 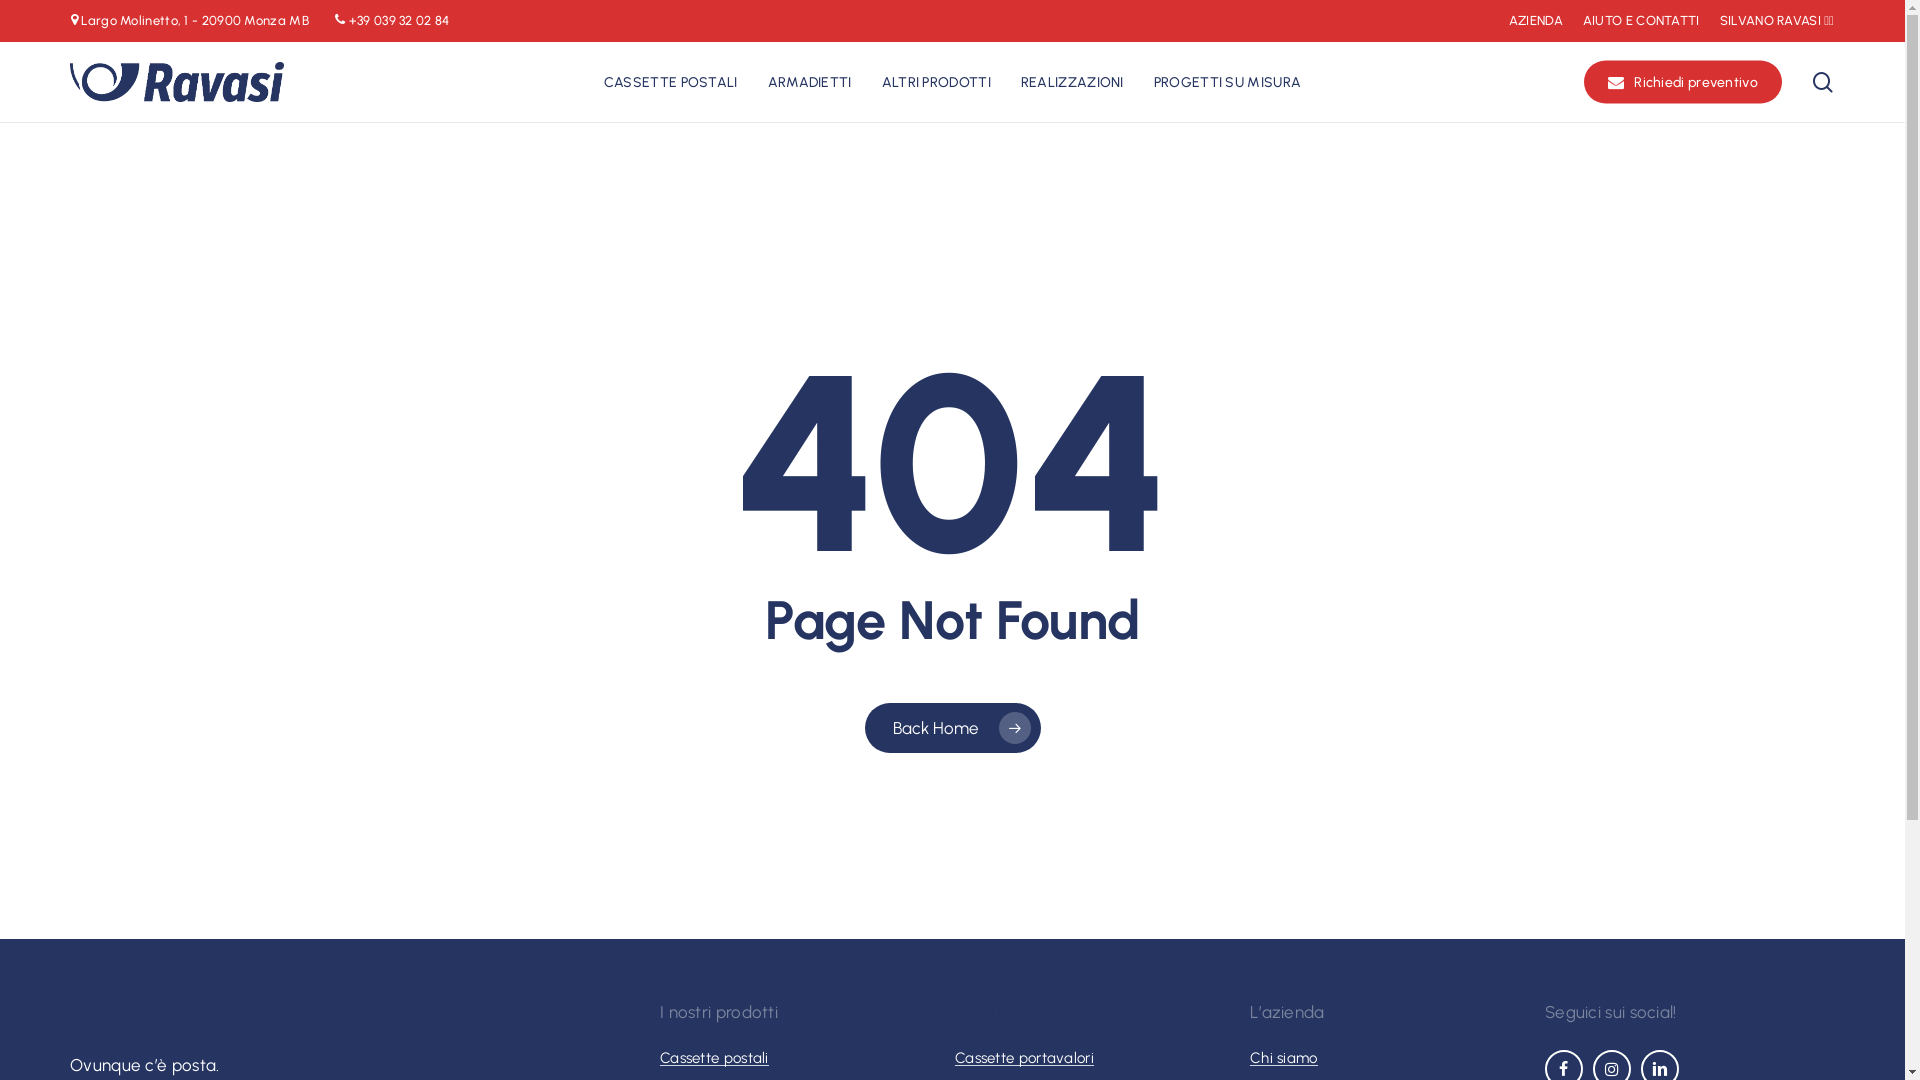 What do you see at coordinates (1810, 81) in the screenshot?
I see `'search'` at bounding box center [1810, 81].